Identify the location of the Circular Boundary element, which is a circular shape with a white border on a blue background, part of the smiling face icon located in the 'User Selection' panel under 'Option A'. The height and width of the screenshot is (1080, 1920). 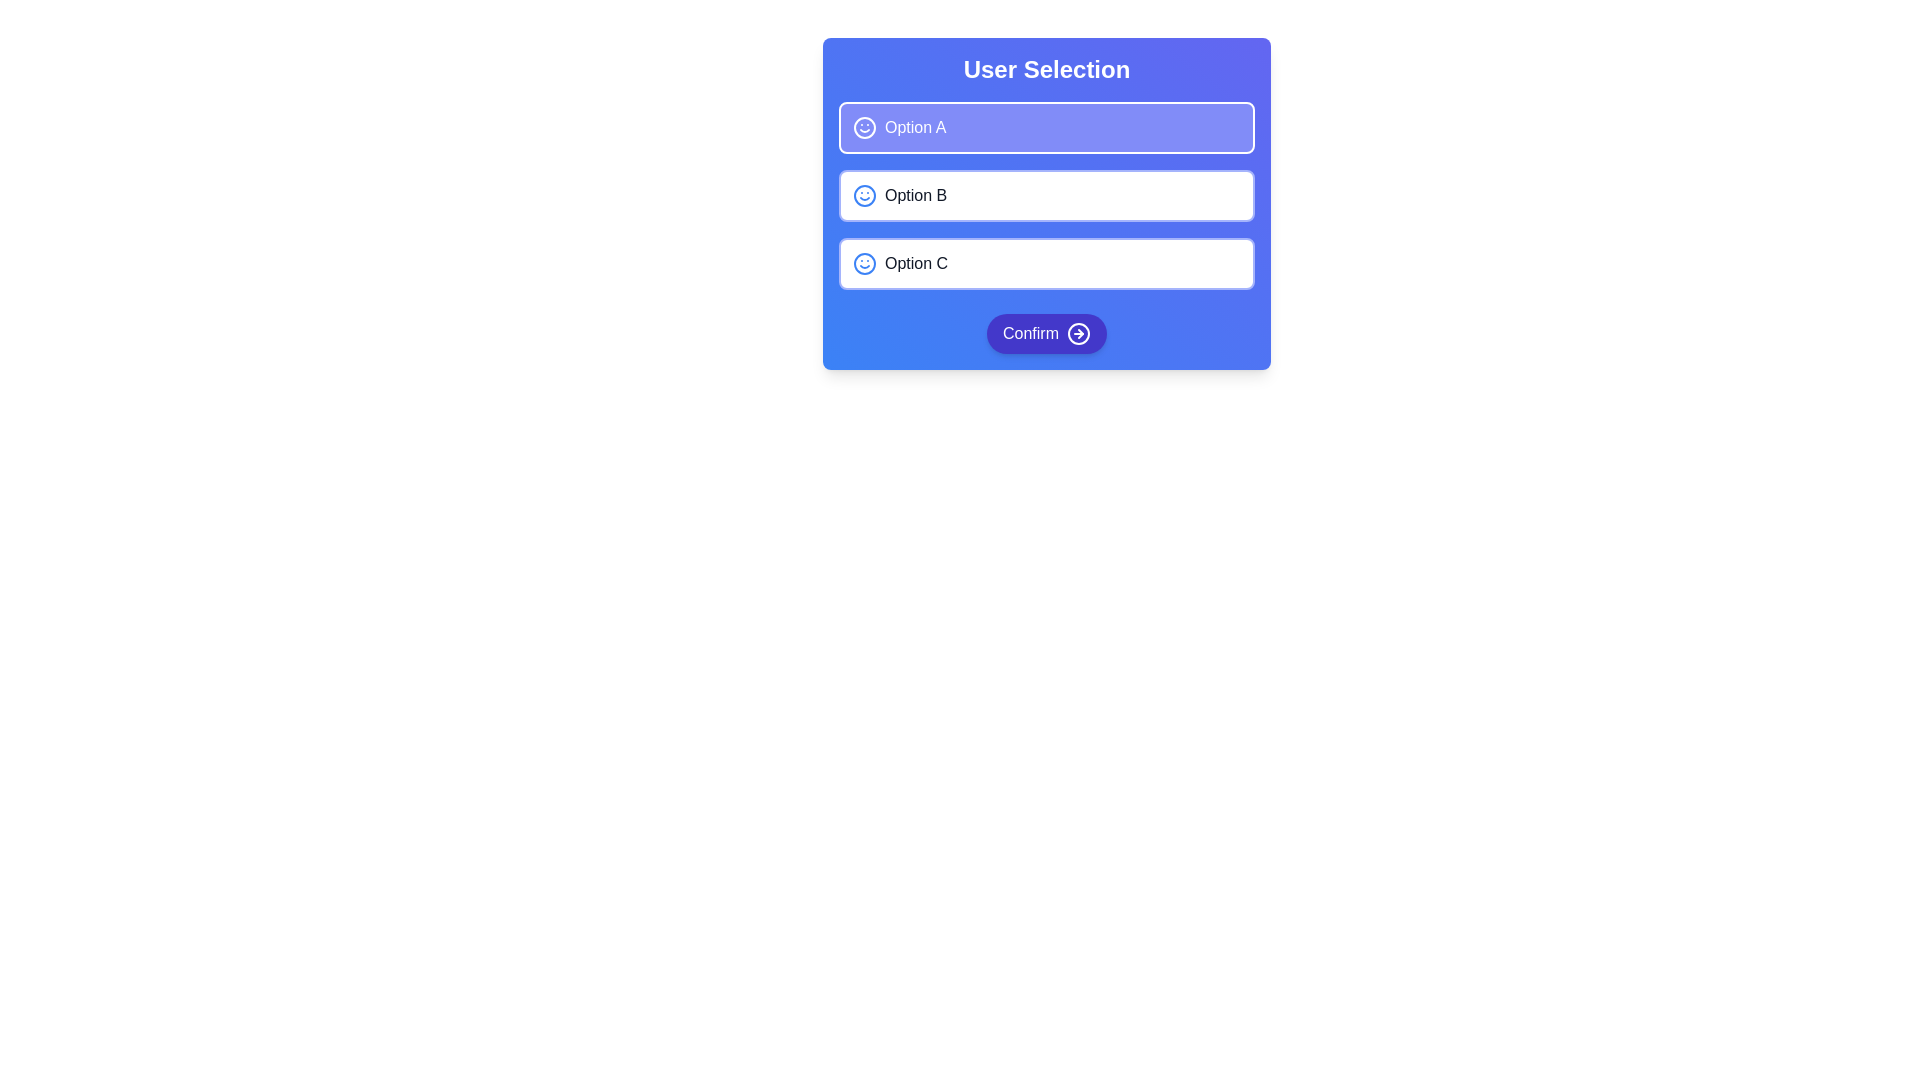
(864, 127).